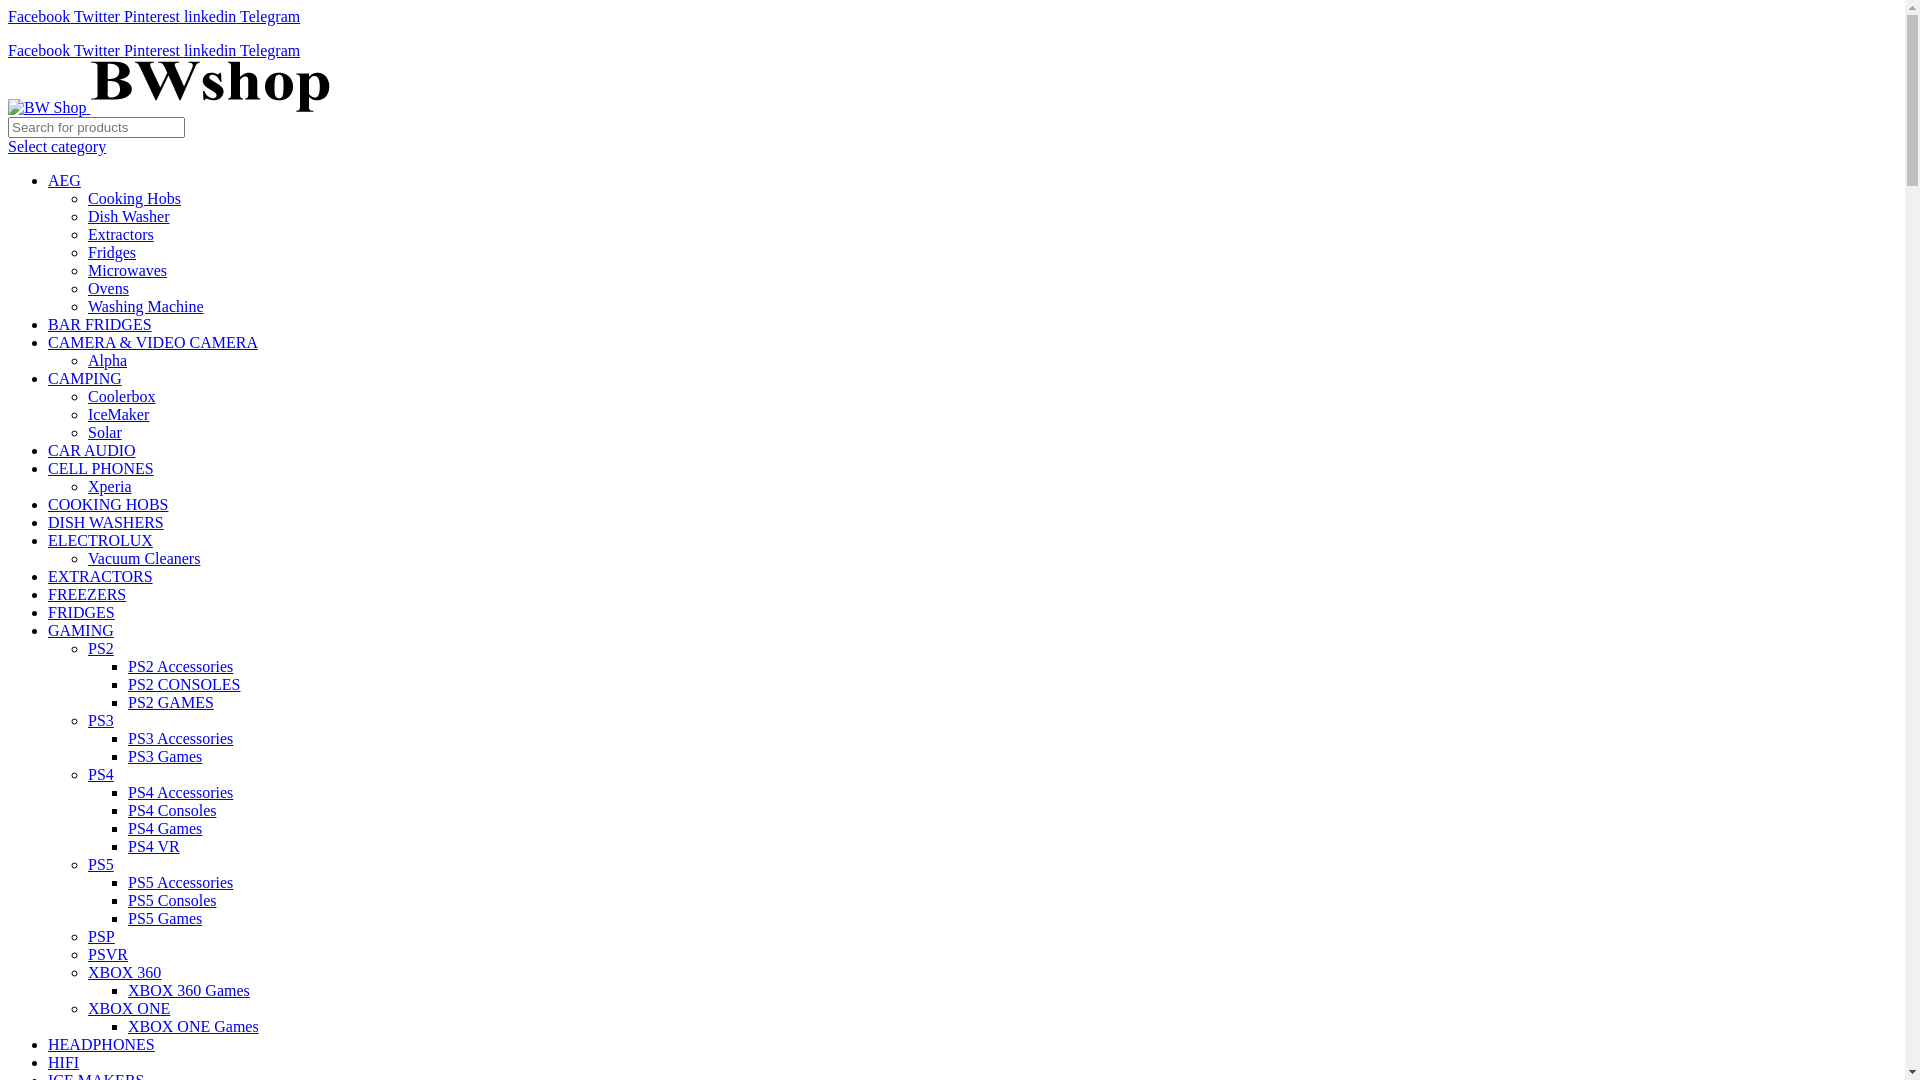 The height and width of the screenshot is (1080, 1920). I want to click on 'PS3 Accessories', so click(180, 738).